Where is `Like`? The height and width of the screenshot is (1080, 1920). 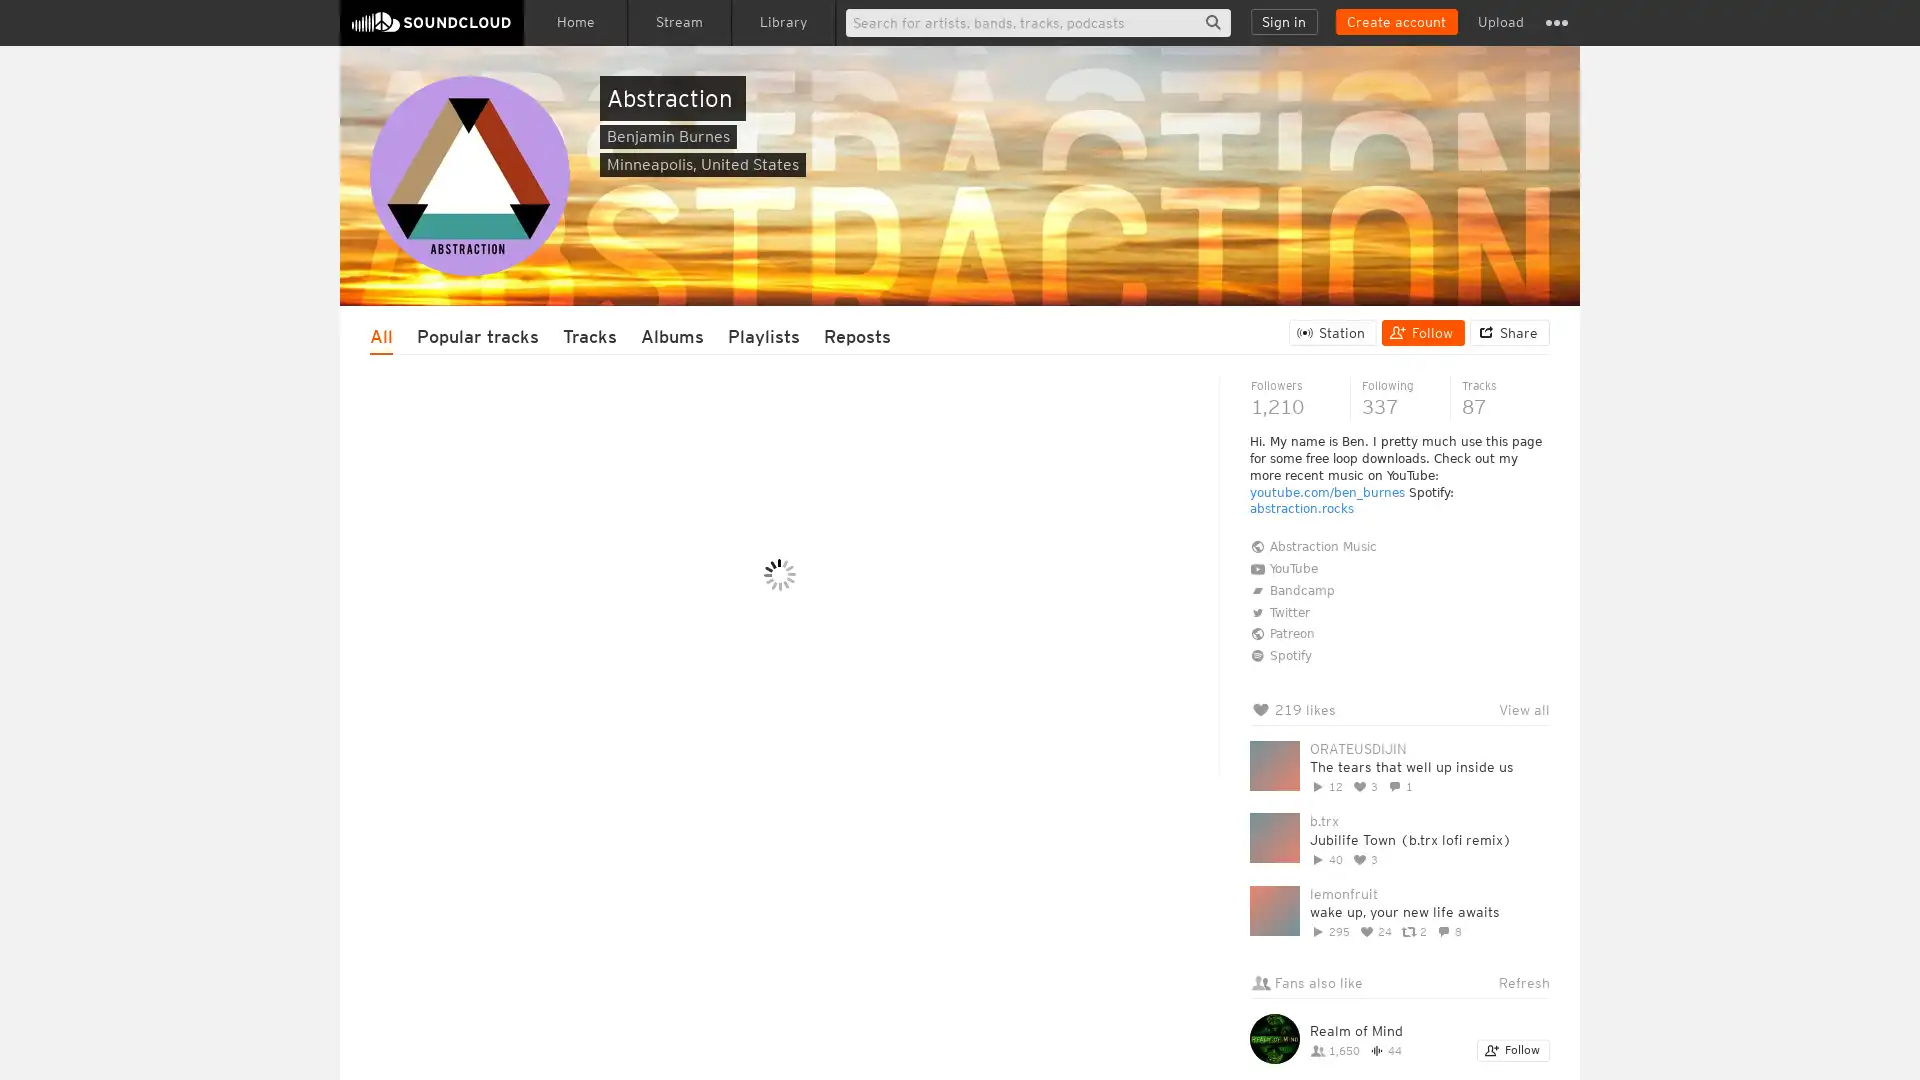
Like is located at coordinates (566, 596).